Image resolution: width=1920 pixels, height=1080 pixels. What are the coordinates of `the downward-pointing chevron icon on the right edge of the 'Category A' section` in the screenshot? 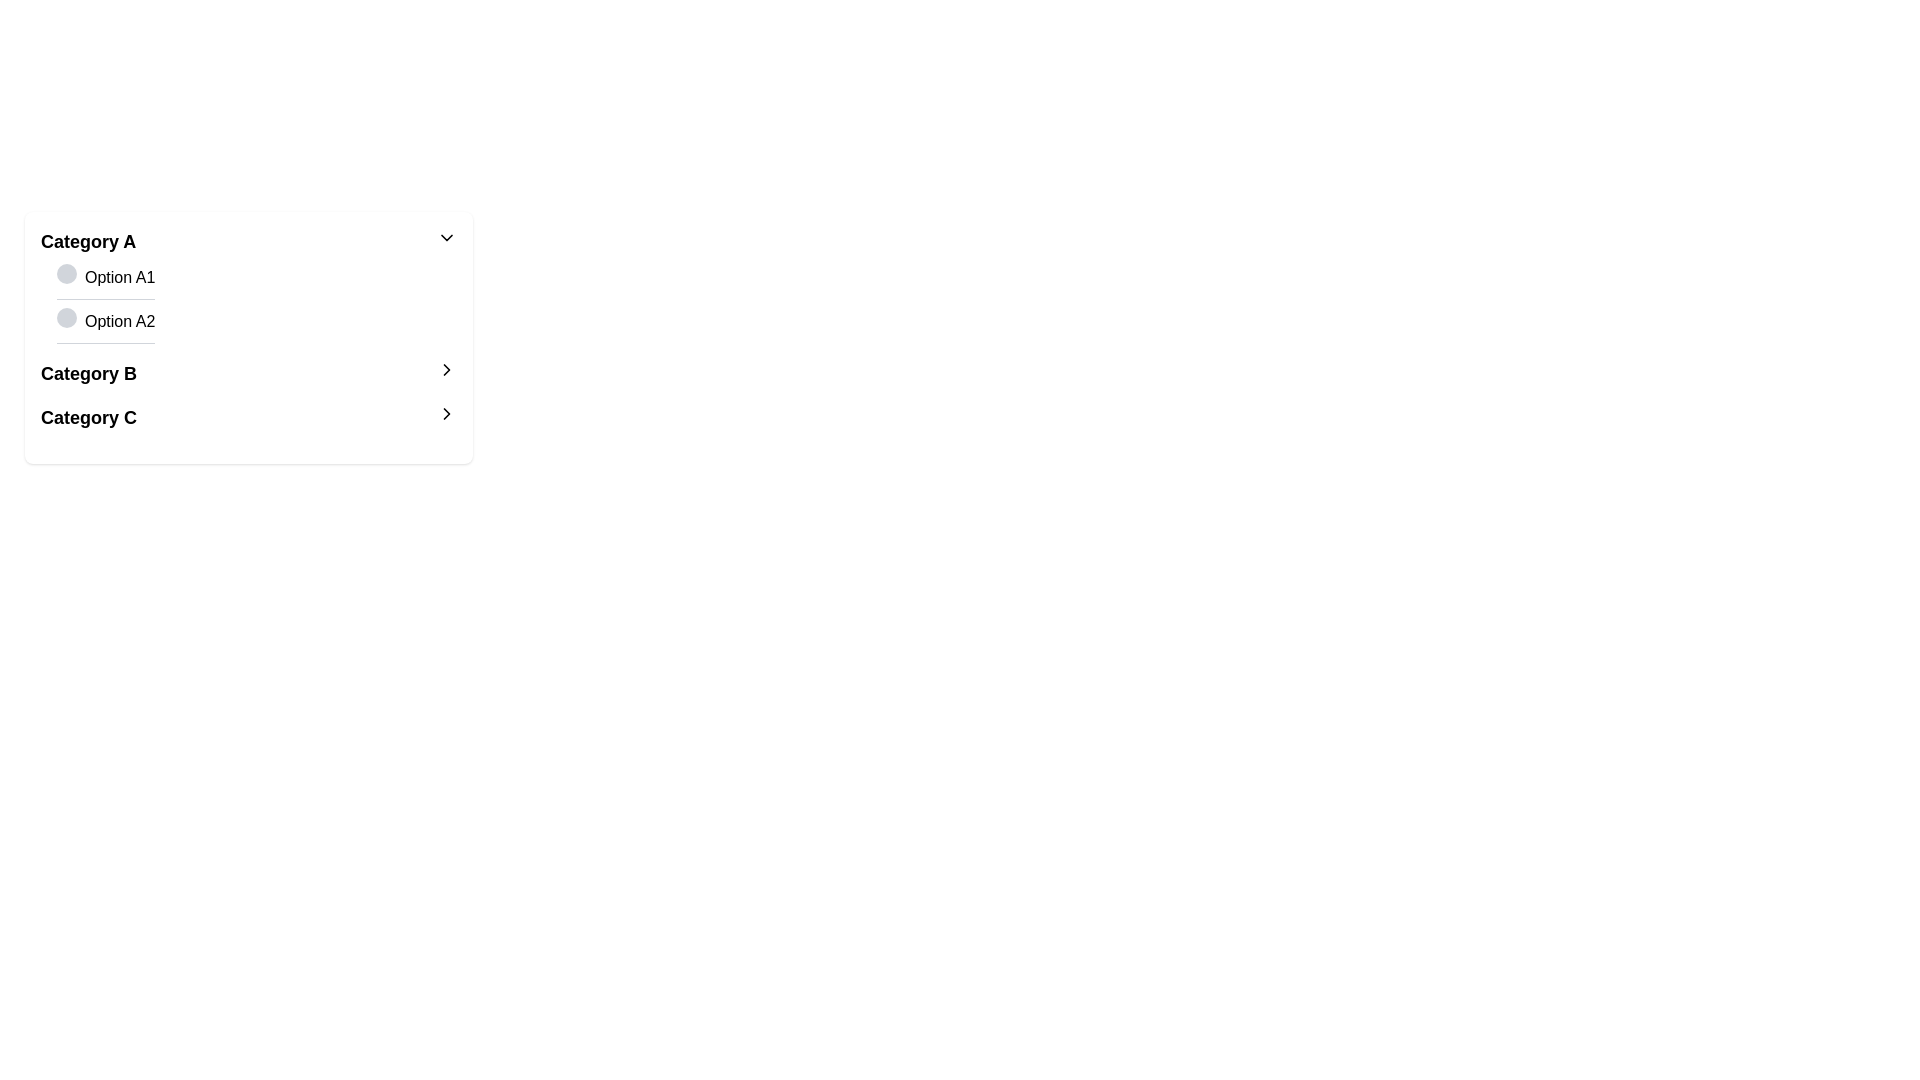 It's located at (445, 237).